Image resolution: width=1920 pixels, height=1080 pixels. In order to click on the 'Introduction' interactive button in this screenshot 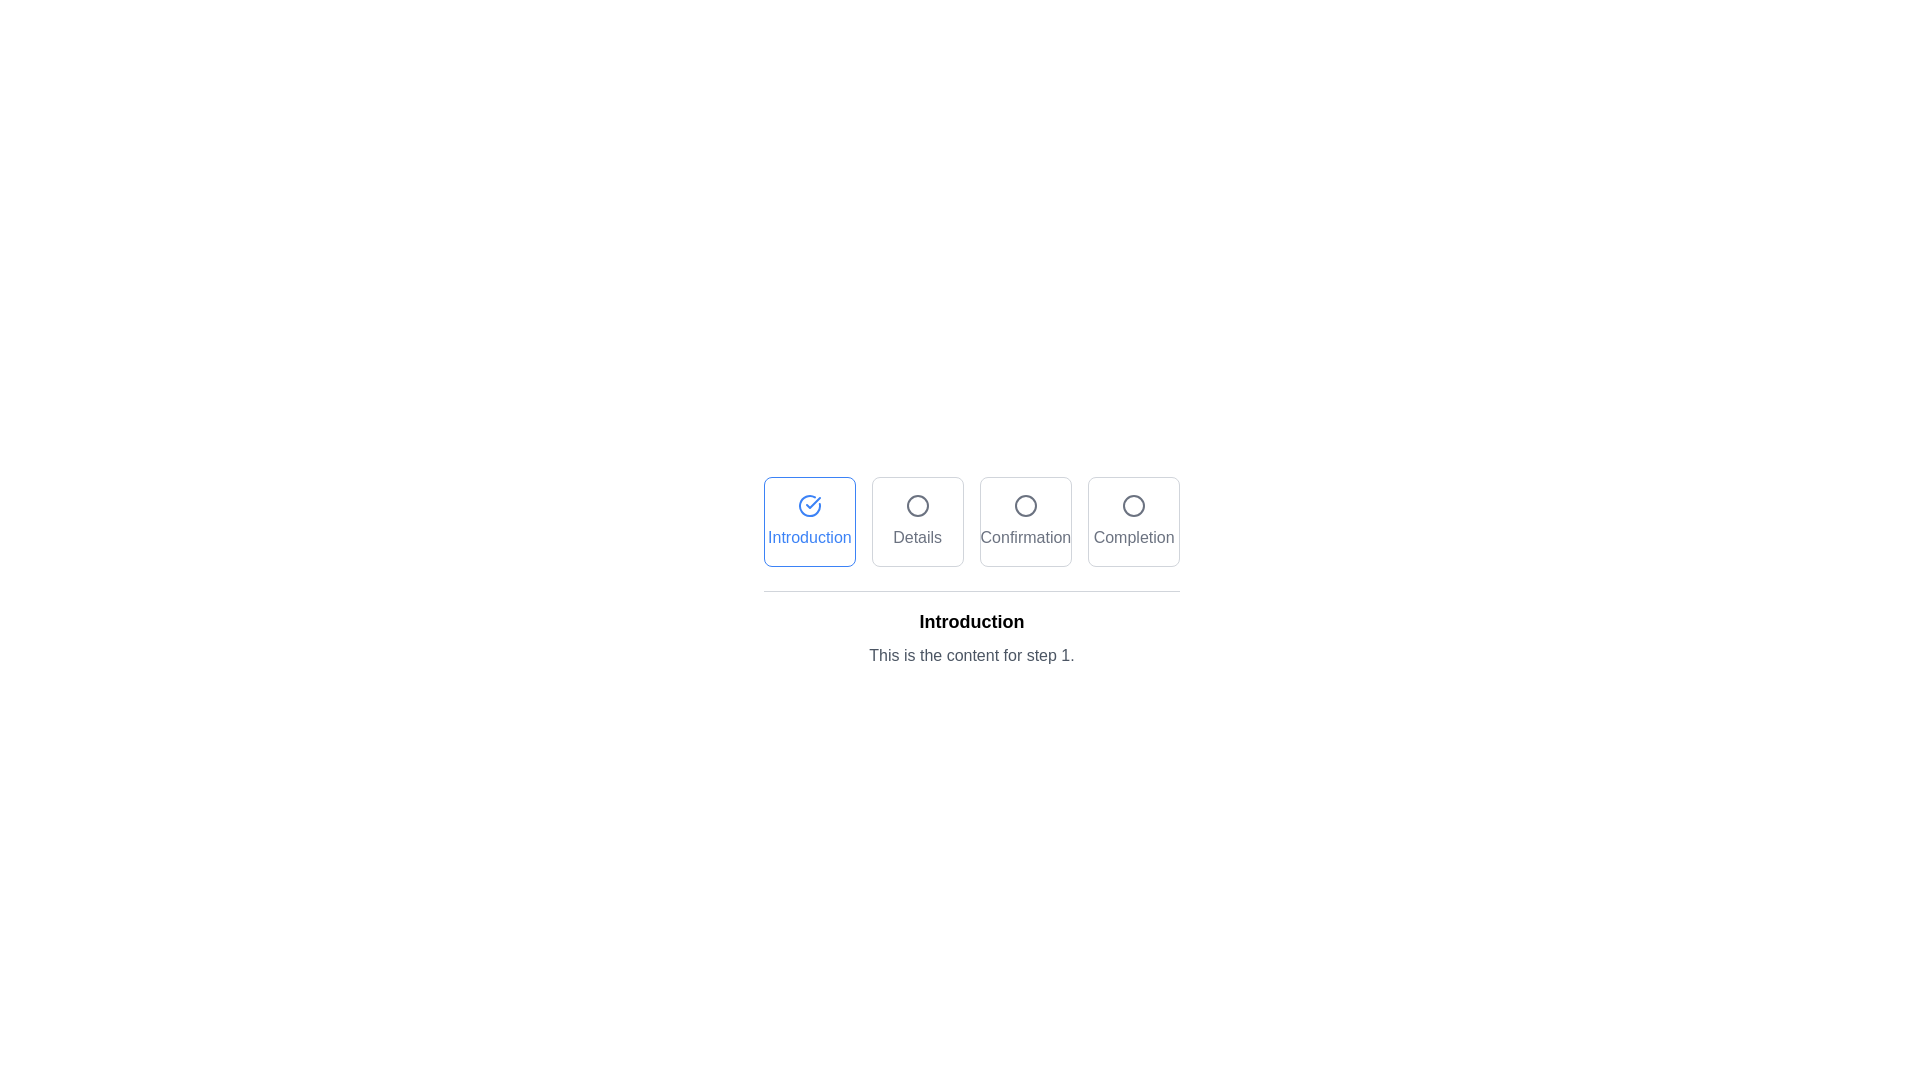, I will do `click(809, 520)`.